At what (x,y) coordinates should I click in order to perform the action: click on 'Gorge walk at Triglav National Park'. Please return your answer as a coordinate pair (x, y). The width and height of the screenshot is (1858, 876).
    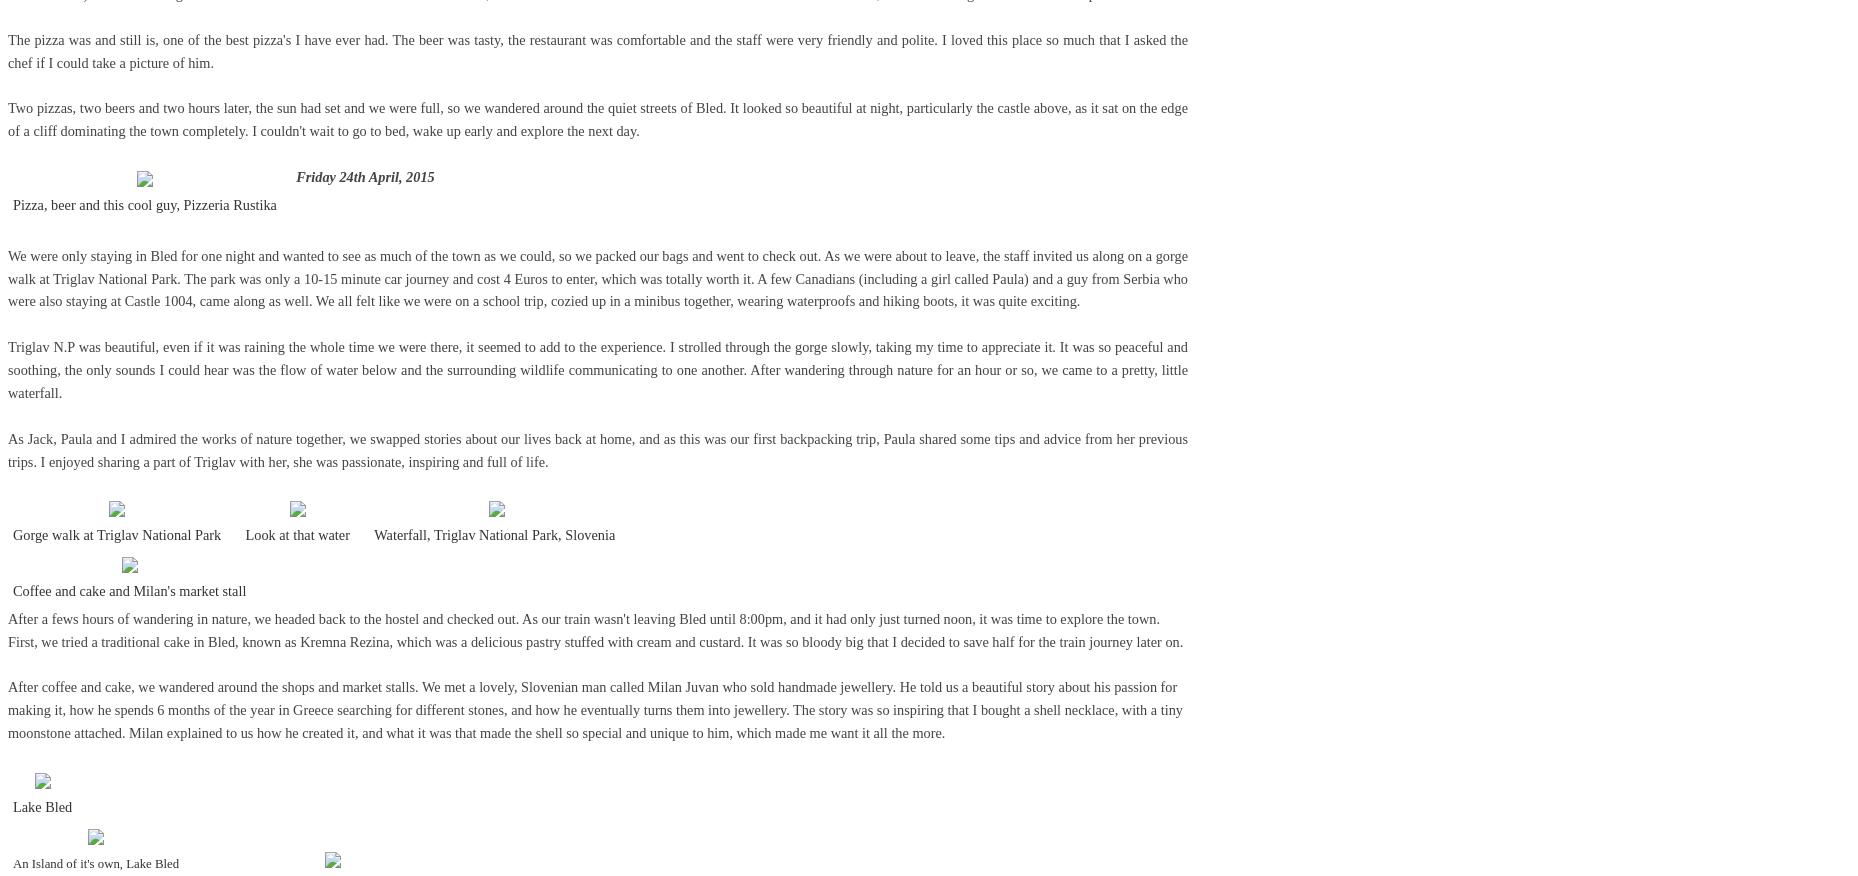
    Looking at the image, I should click on (117, 534).